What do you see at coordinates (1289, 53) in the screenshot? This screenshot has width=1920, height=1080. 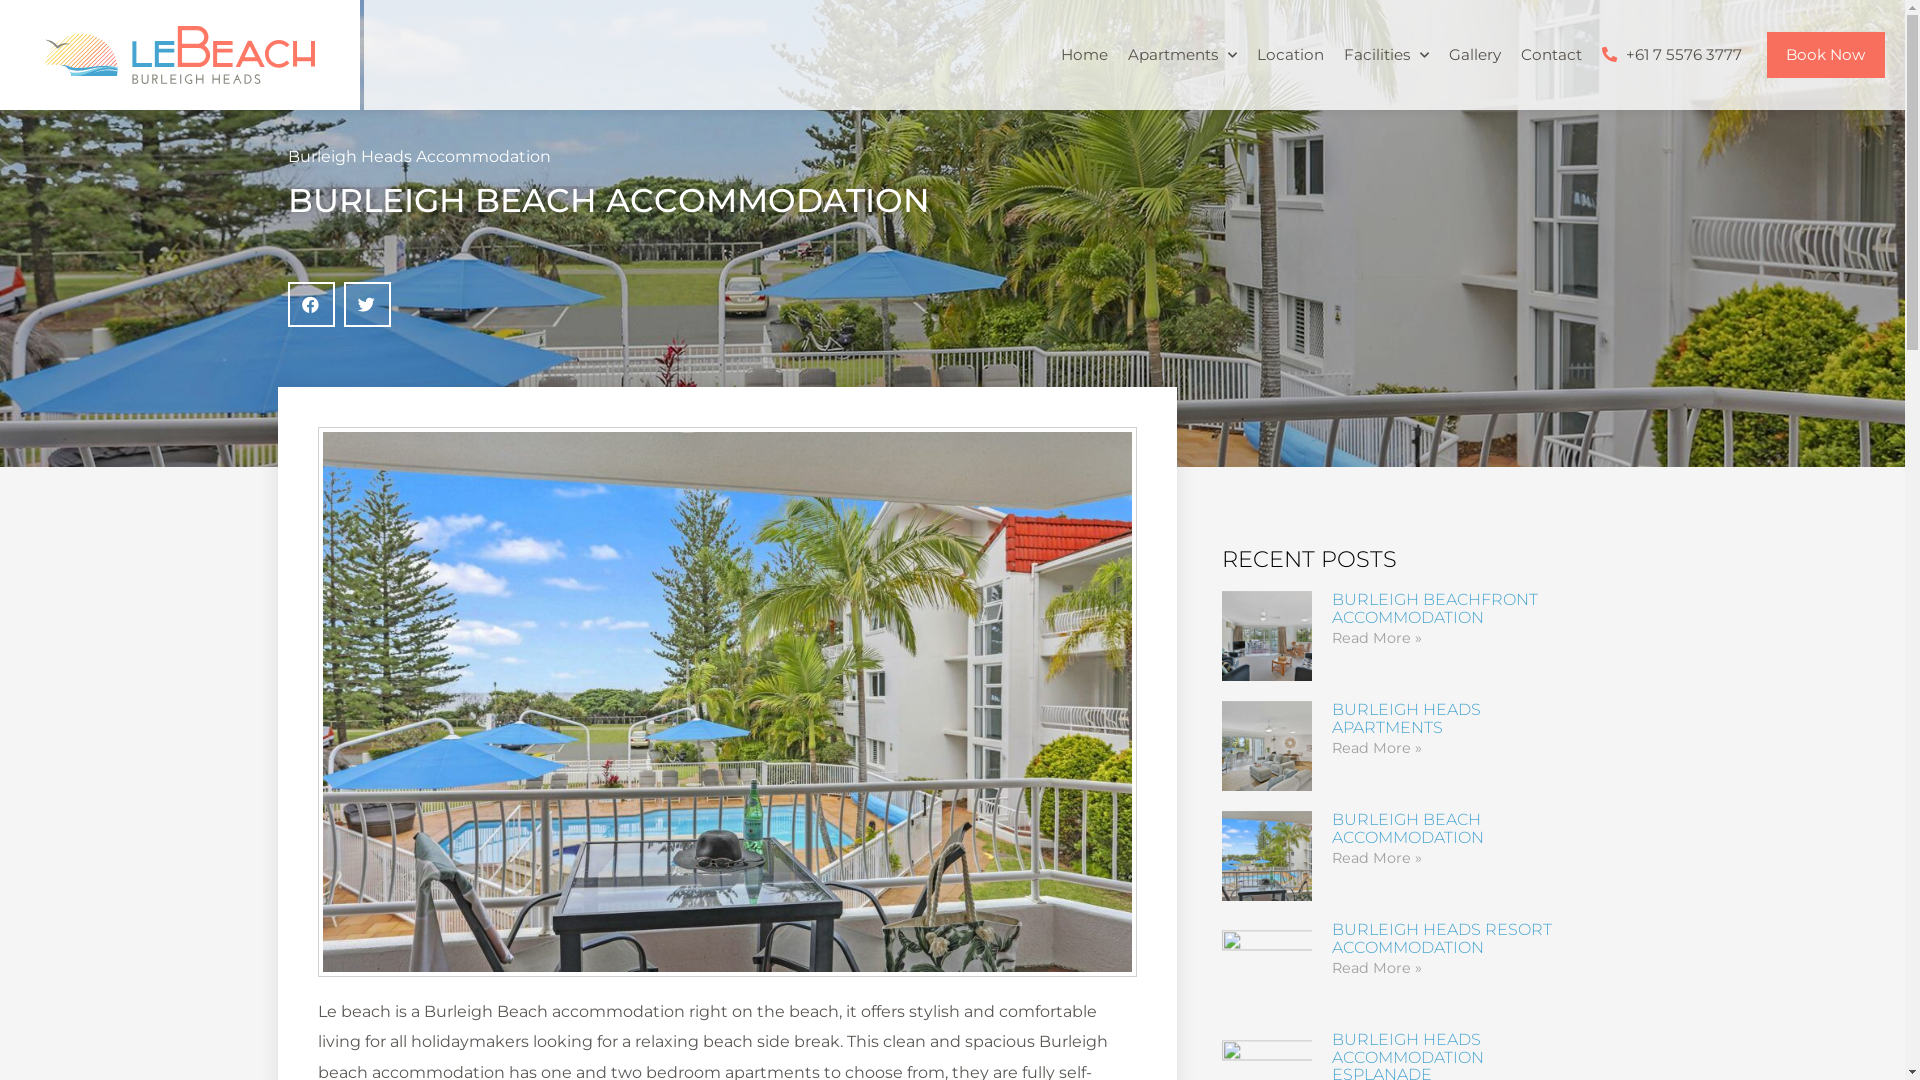 I see `'Location'` at bounding box center [1289, 53].